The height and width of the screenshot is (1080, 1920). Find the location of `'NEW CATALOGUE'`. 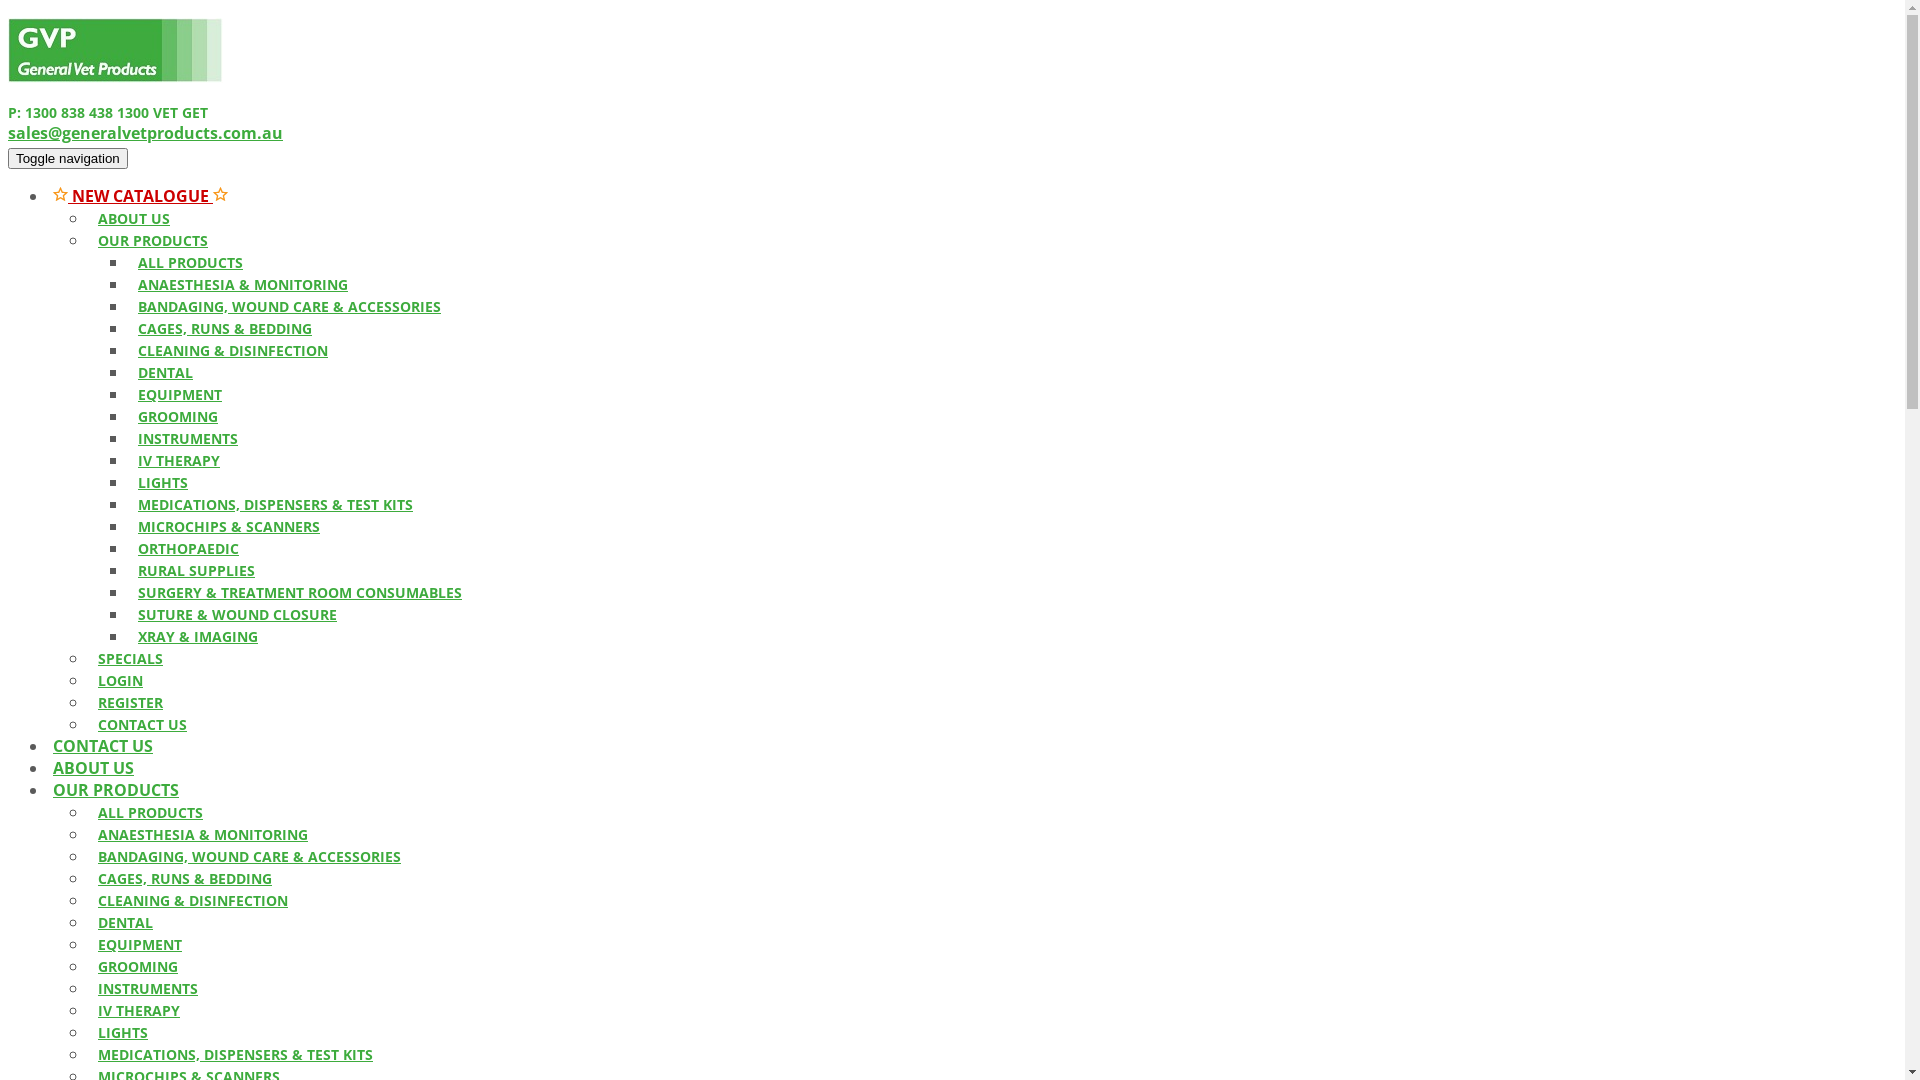

'NEW CATALOGUE' is located at coordinates (139, 196).